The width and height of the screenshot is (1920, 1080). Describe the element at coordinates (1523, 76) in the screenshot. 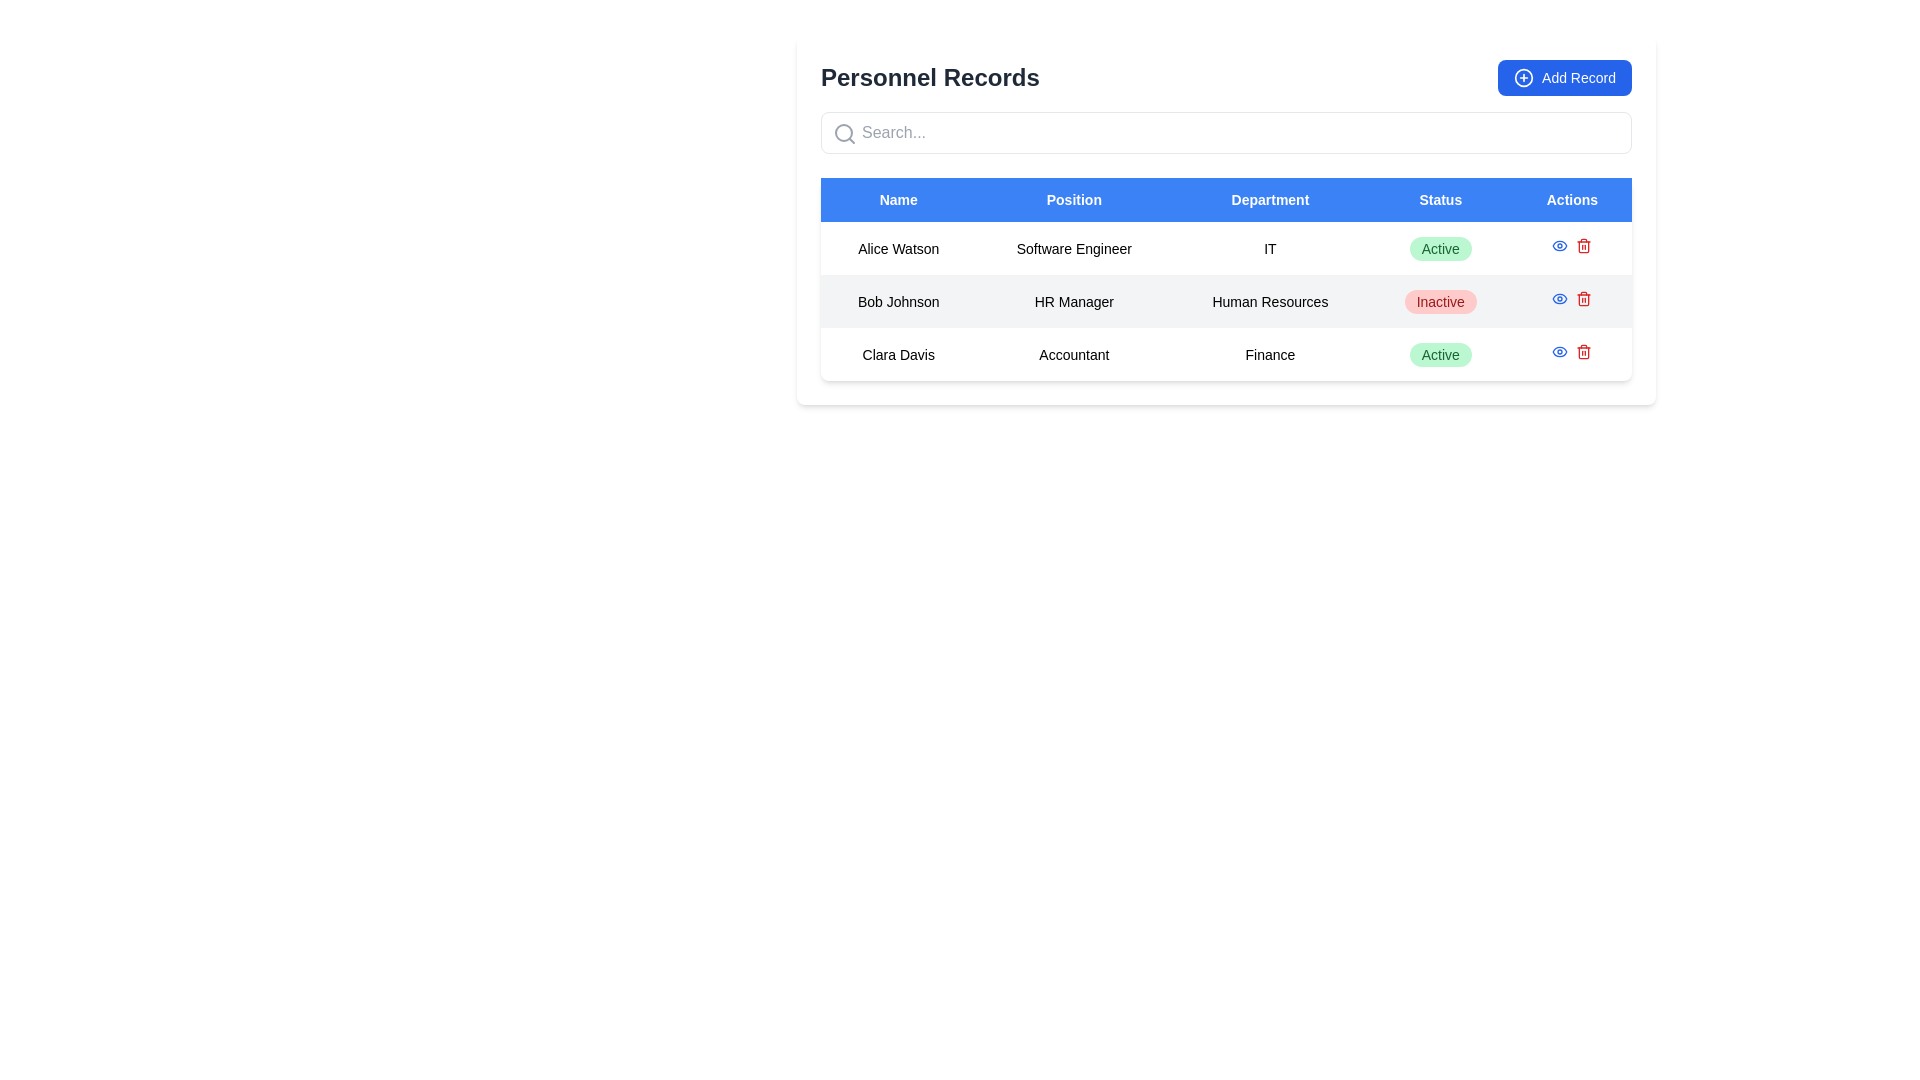

I see `the circular SVG element that is part of the icon for adding records, which is located to the left of the 'Add Record' button` at that location.